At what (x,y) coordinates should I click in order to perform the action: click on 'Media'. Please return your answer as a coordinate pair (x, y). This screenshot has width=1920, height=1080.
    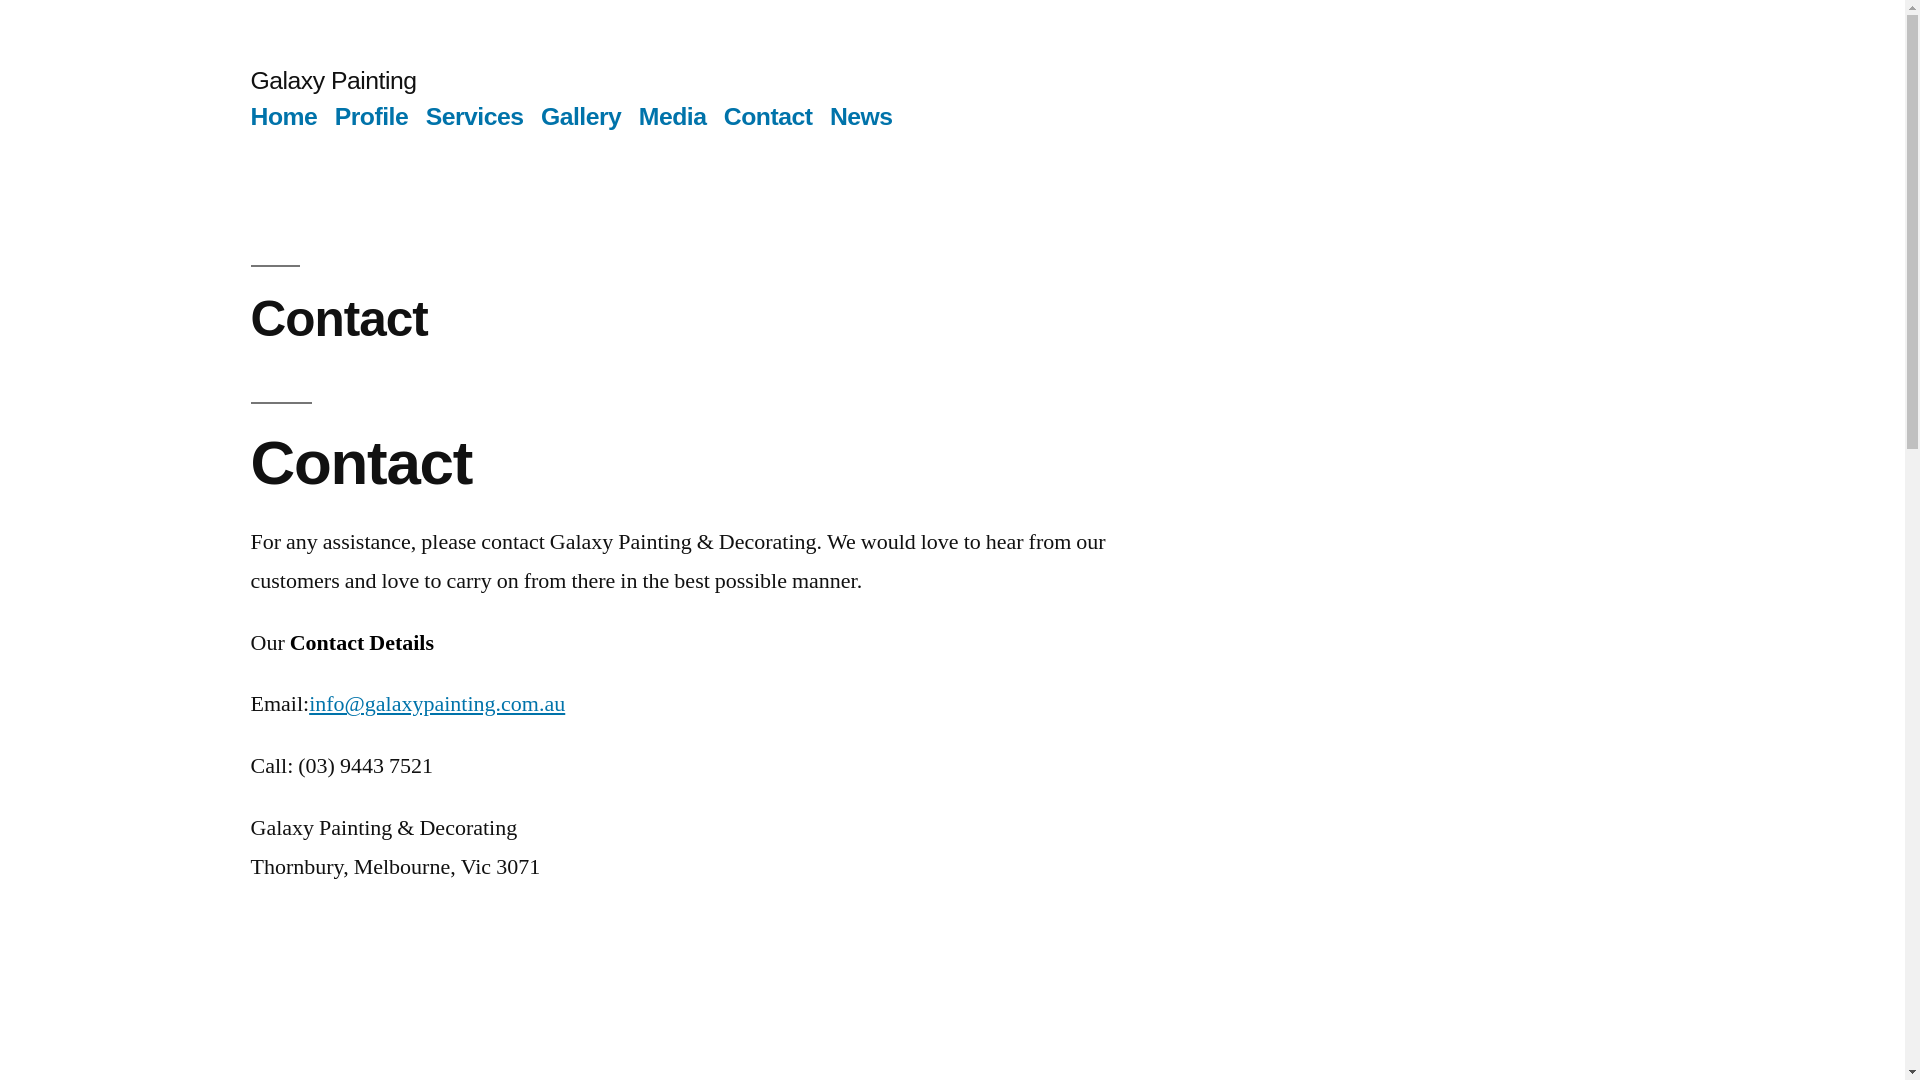
    Looking at the image, I should click on (672, 116).